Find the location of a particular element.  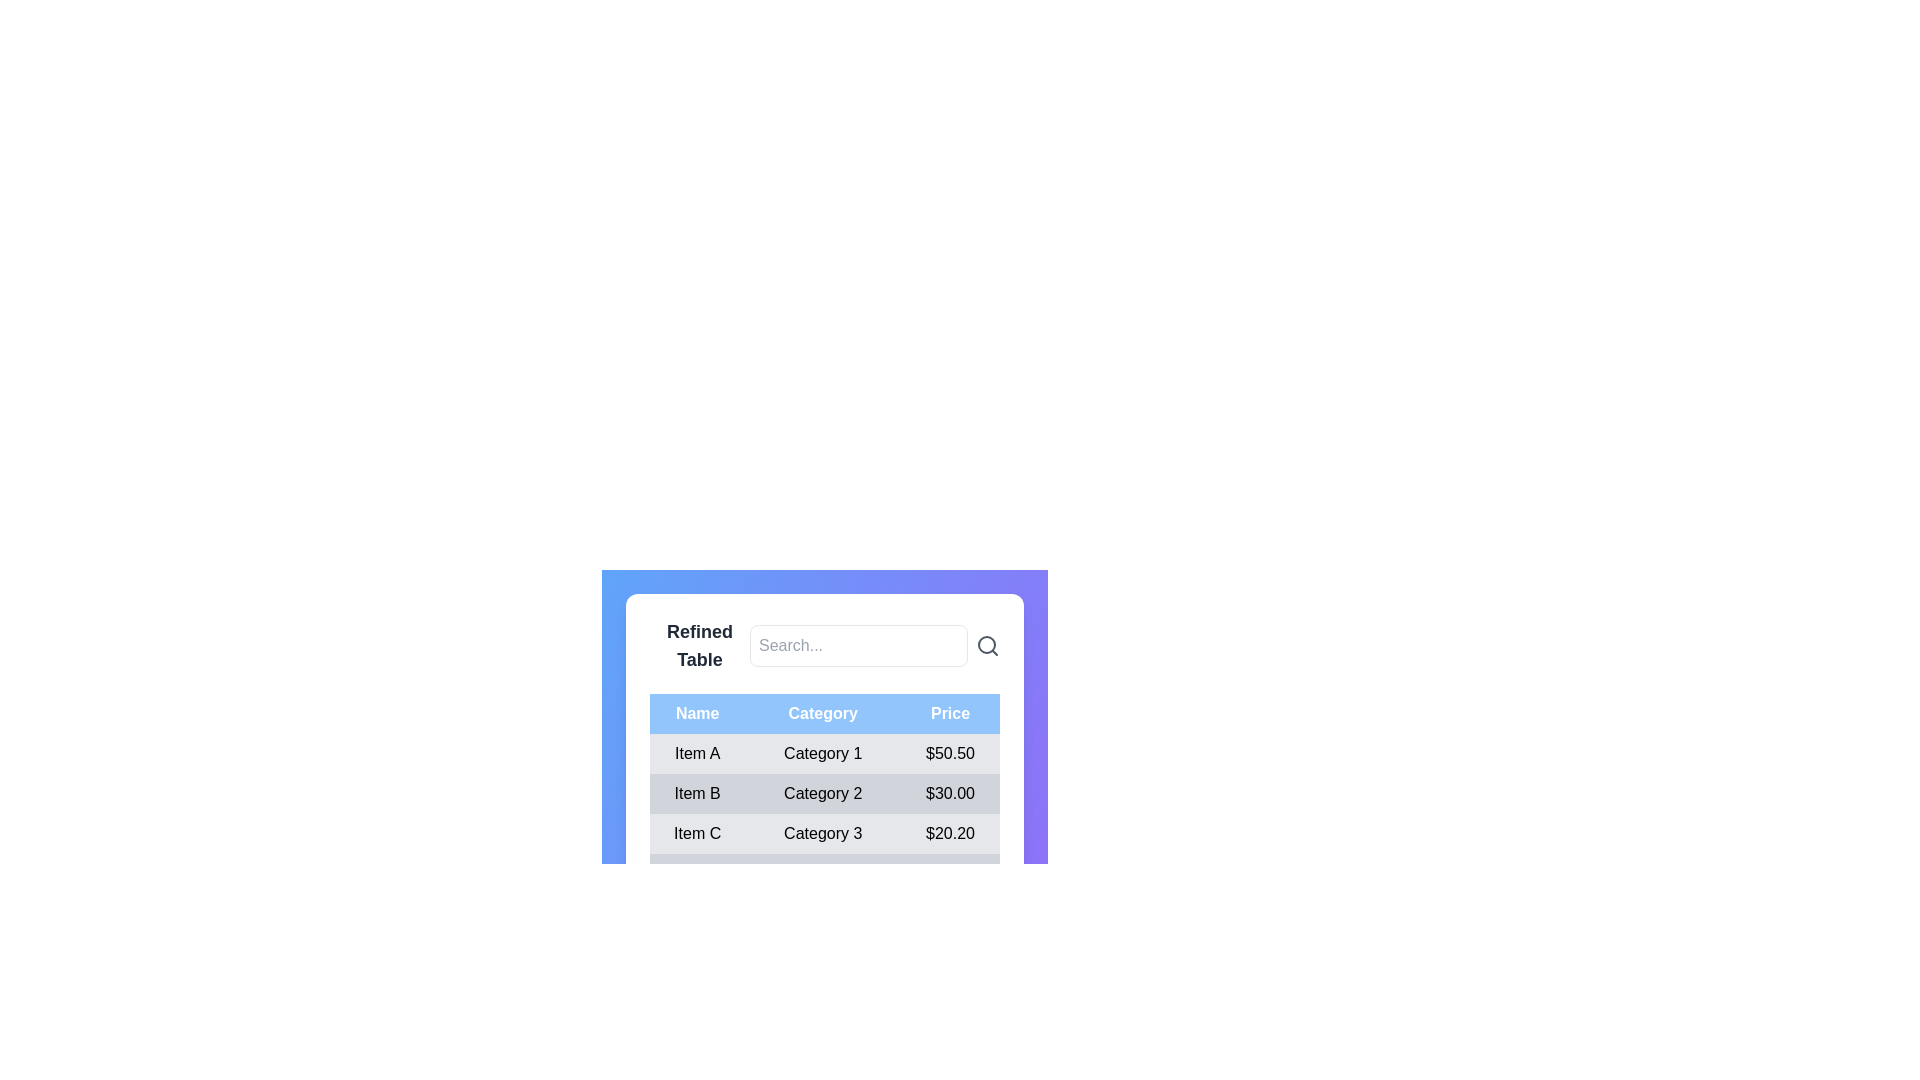

the 'Category 2' text label located is located at coordinates (823, 793).